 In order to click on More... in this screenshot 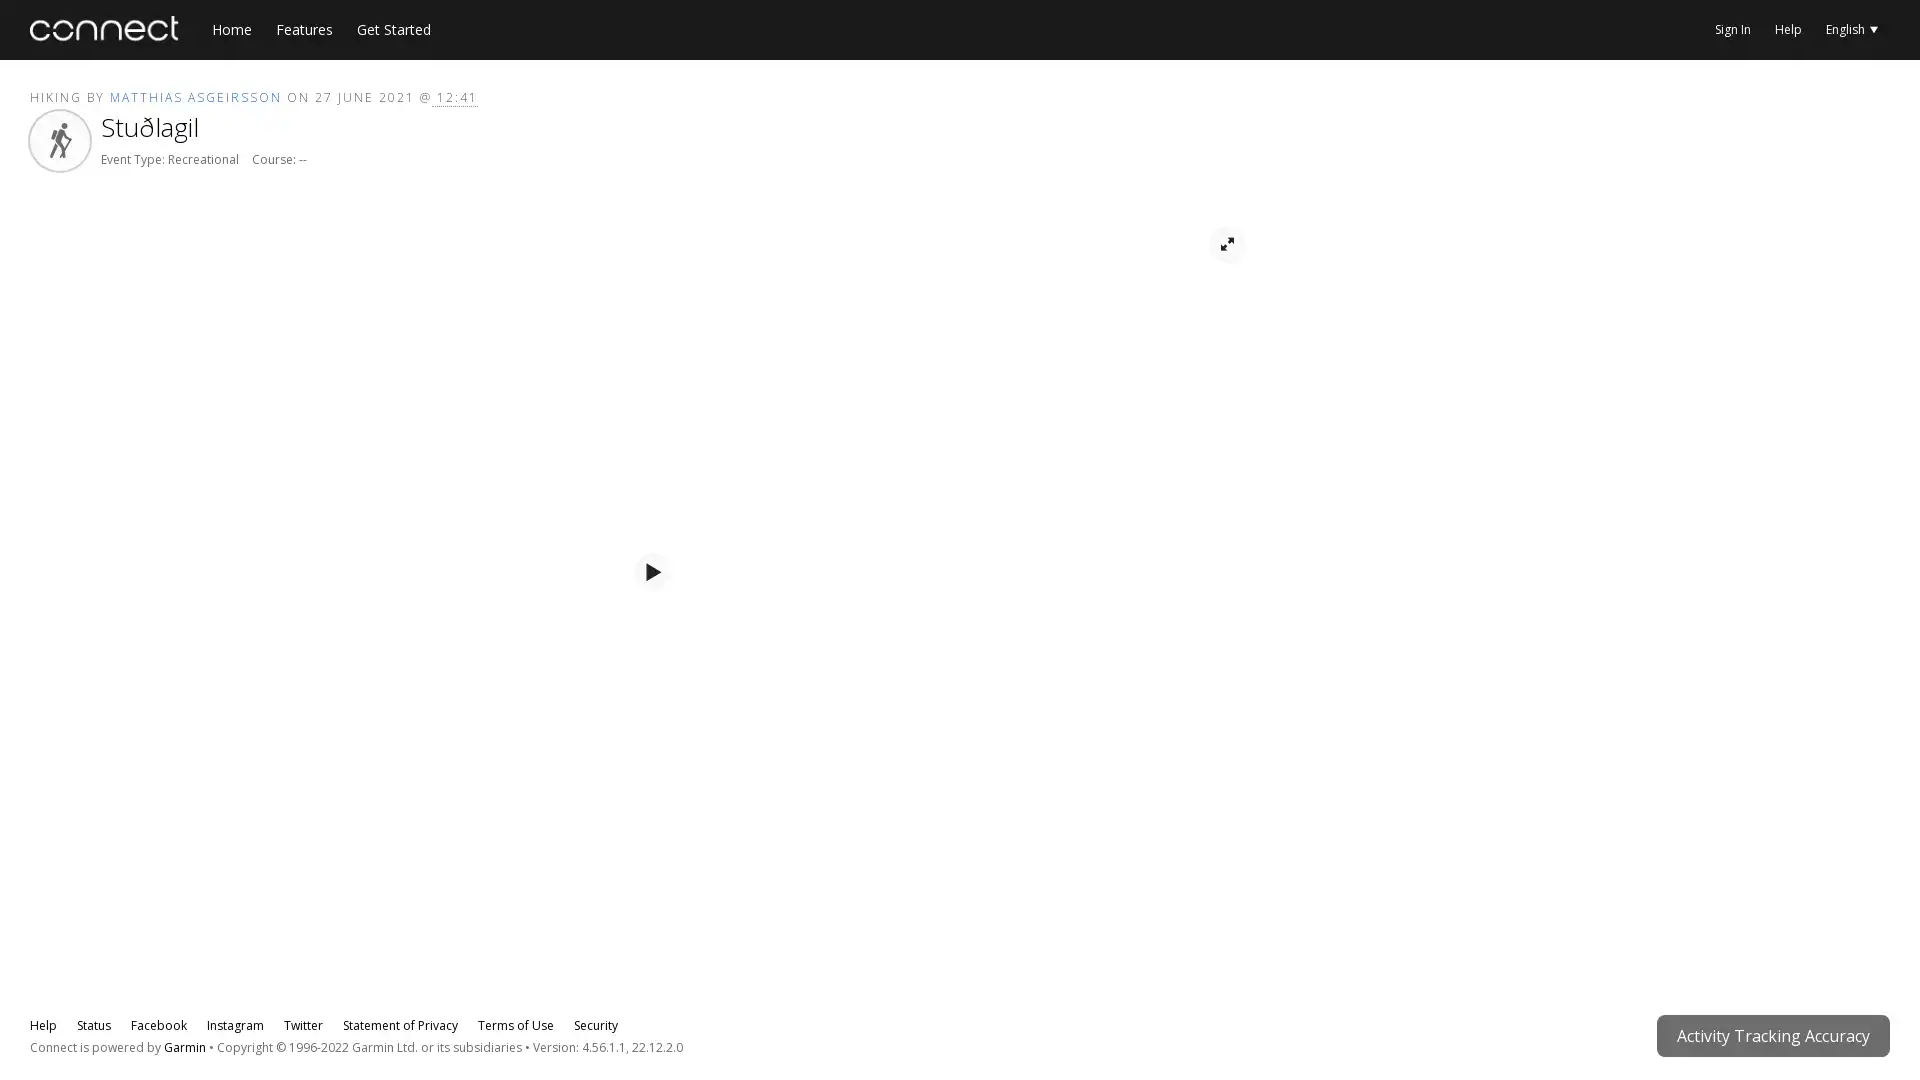, I will do `click(1875, 100)`.